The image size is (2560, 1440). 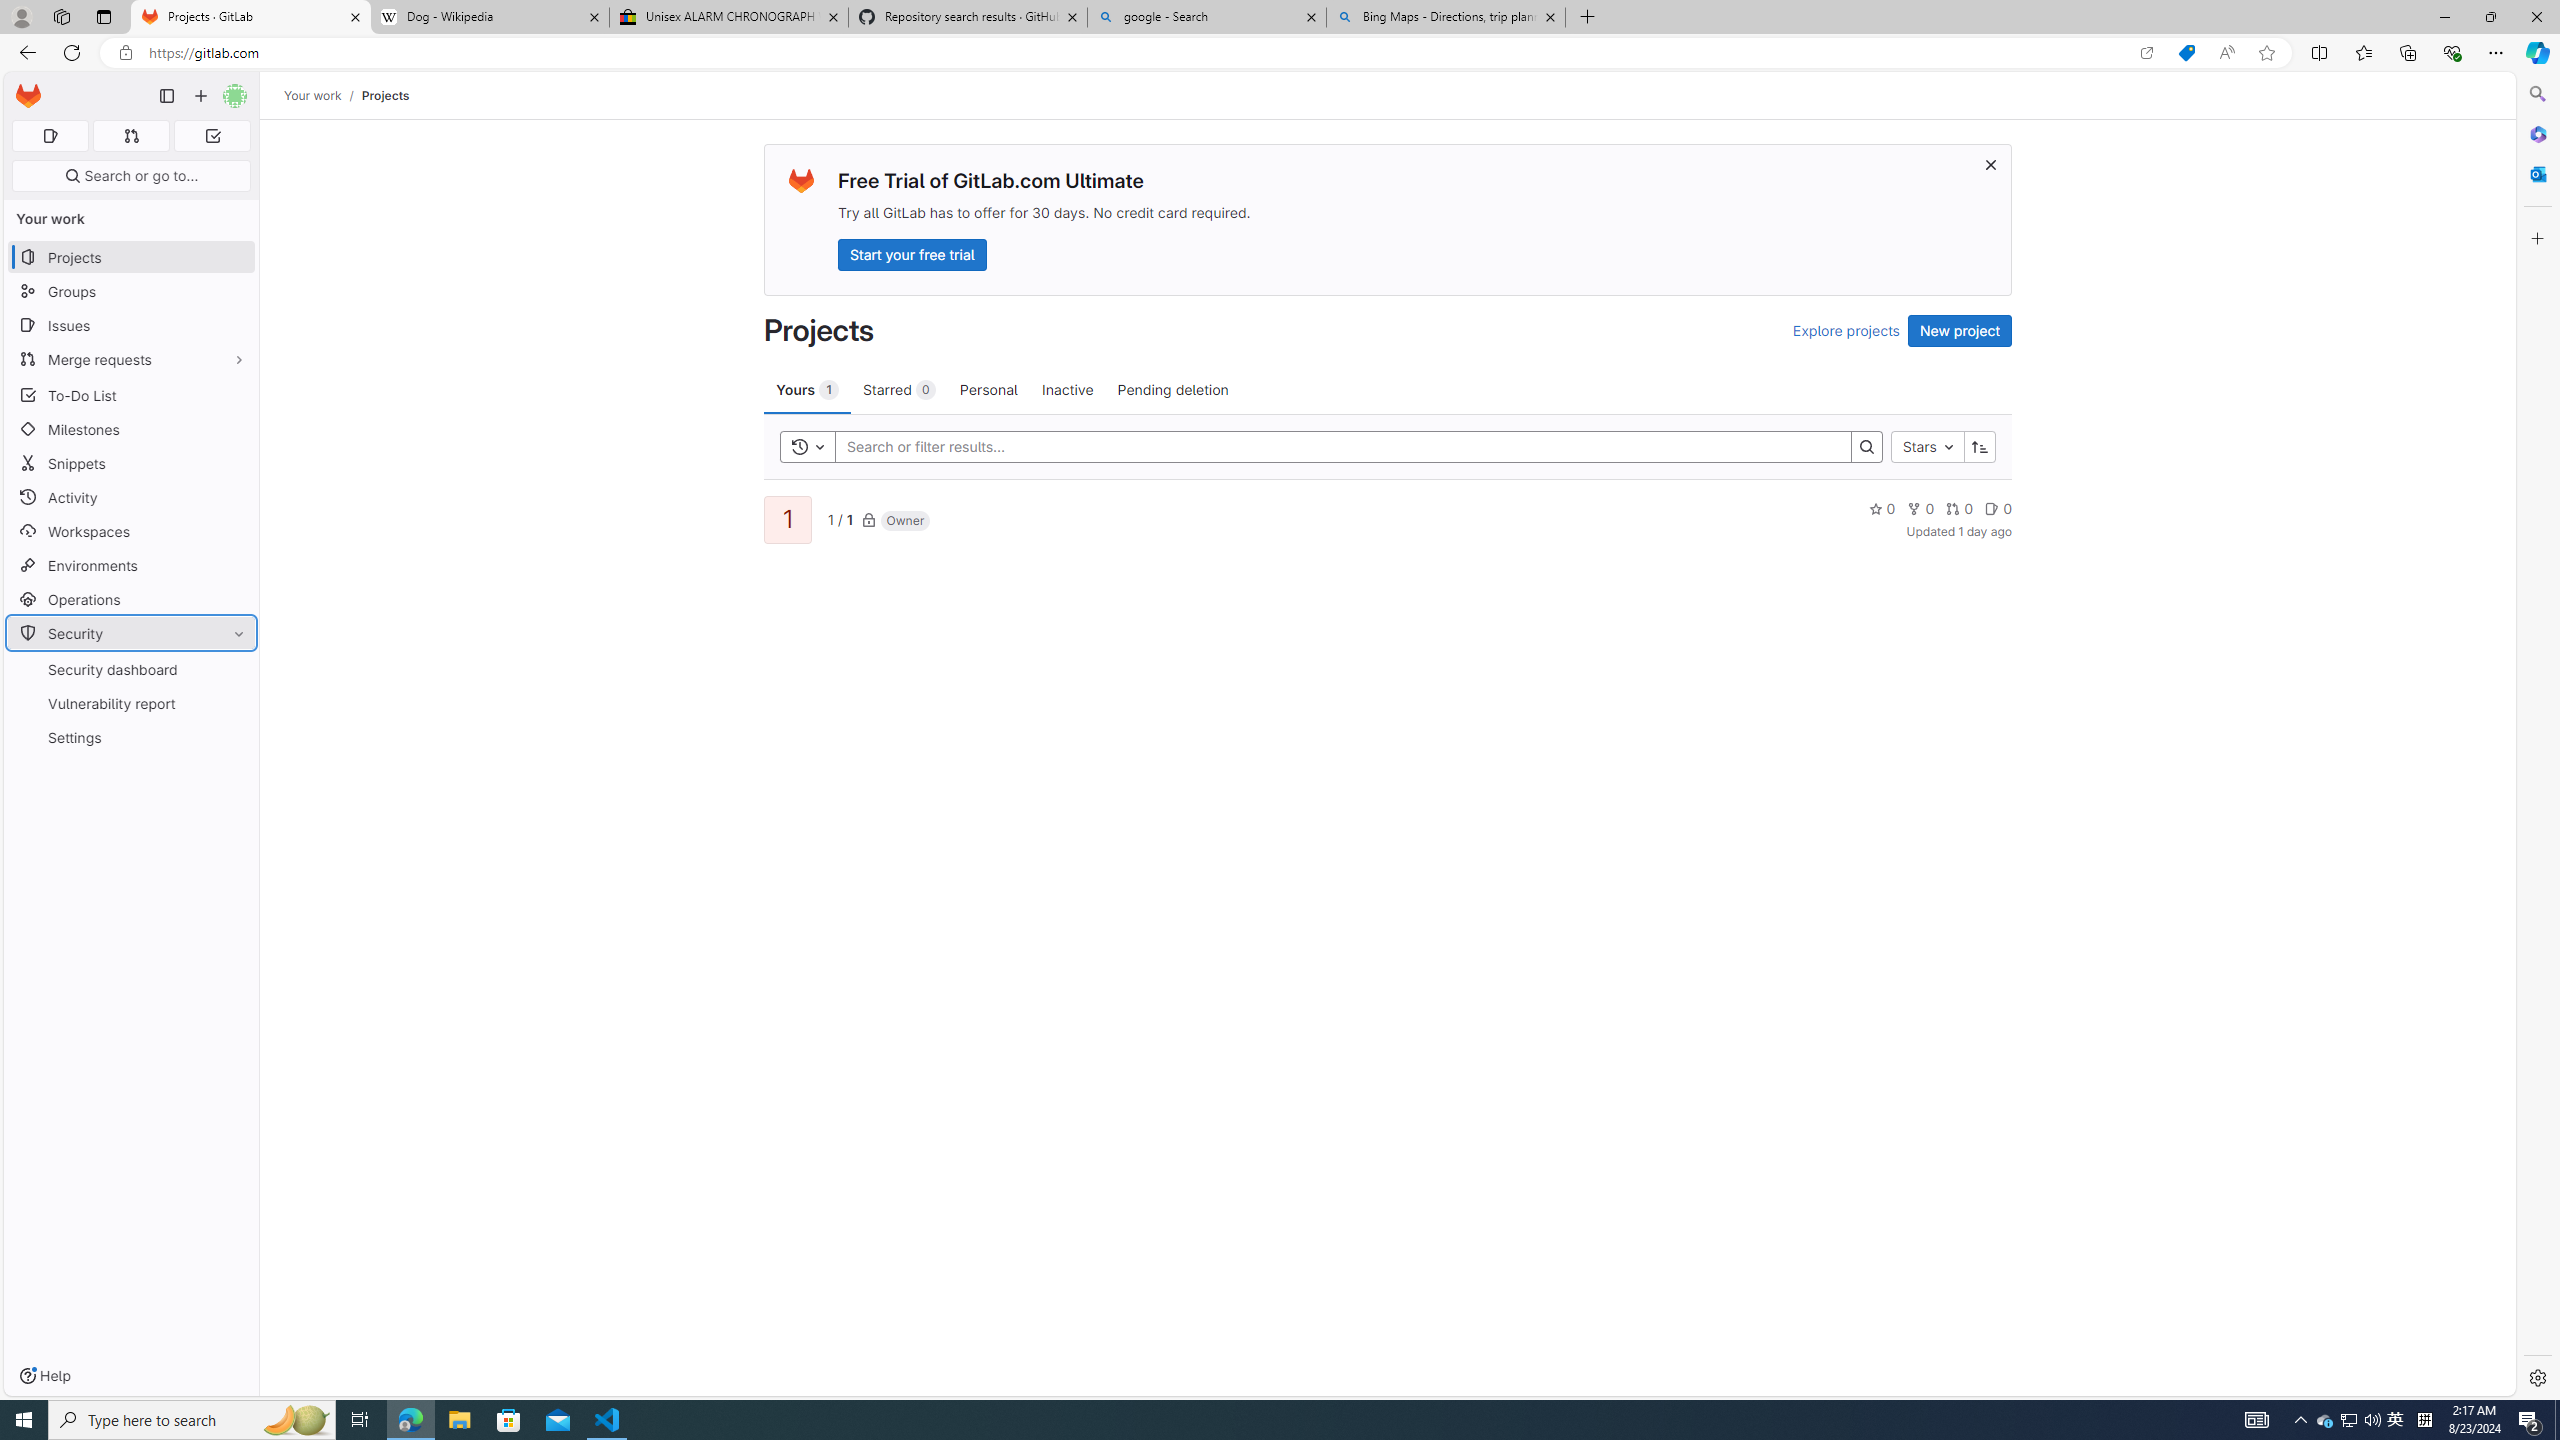 What do you see at coordinates (130, 667) in the screenshot?
I see `'Security dashboard'` at bounding box center [130, 667].